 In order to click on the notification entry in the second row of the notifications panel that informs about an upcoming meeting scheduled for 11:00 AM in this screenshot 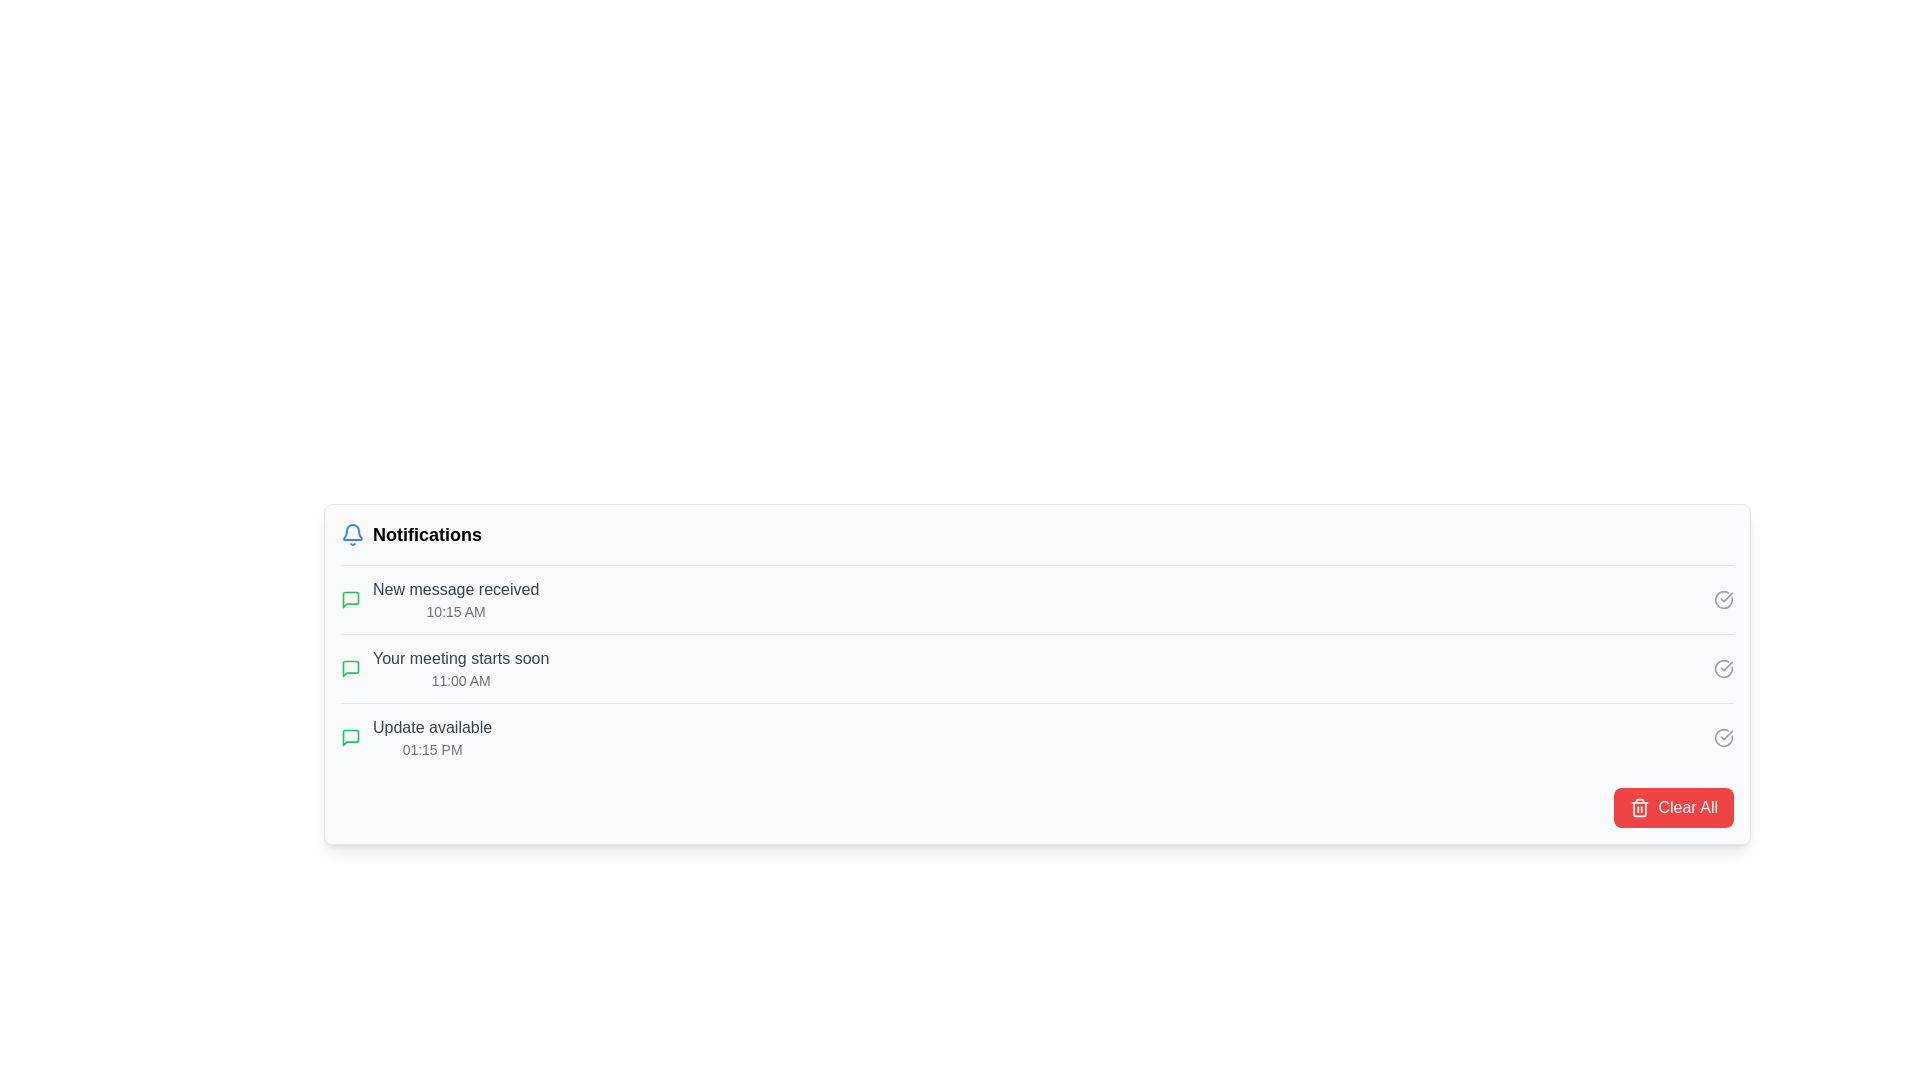, I will do `click(444, 668)`.